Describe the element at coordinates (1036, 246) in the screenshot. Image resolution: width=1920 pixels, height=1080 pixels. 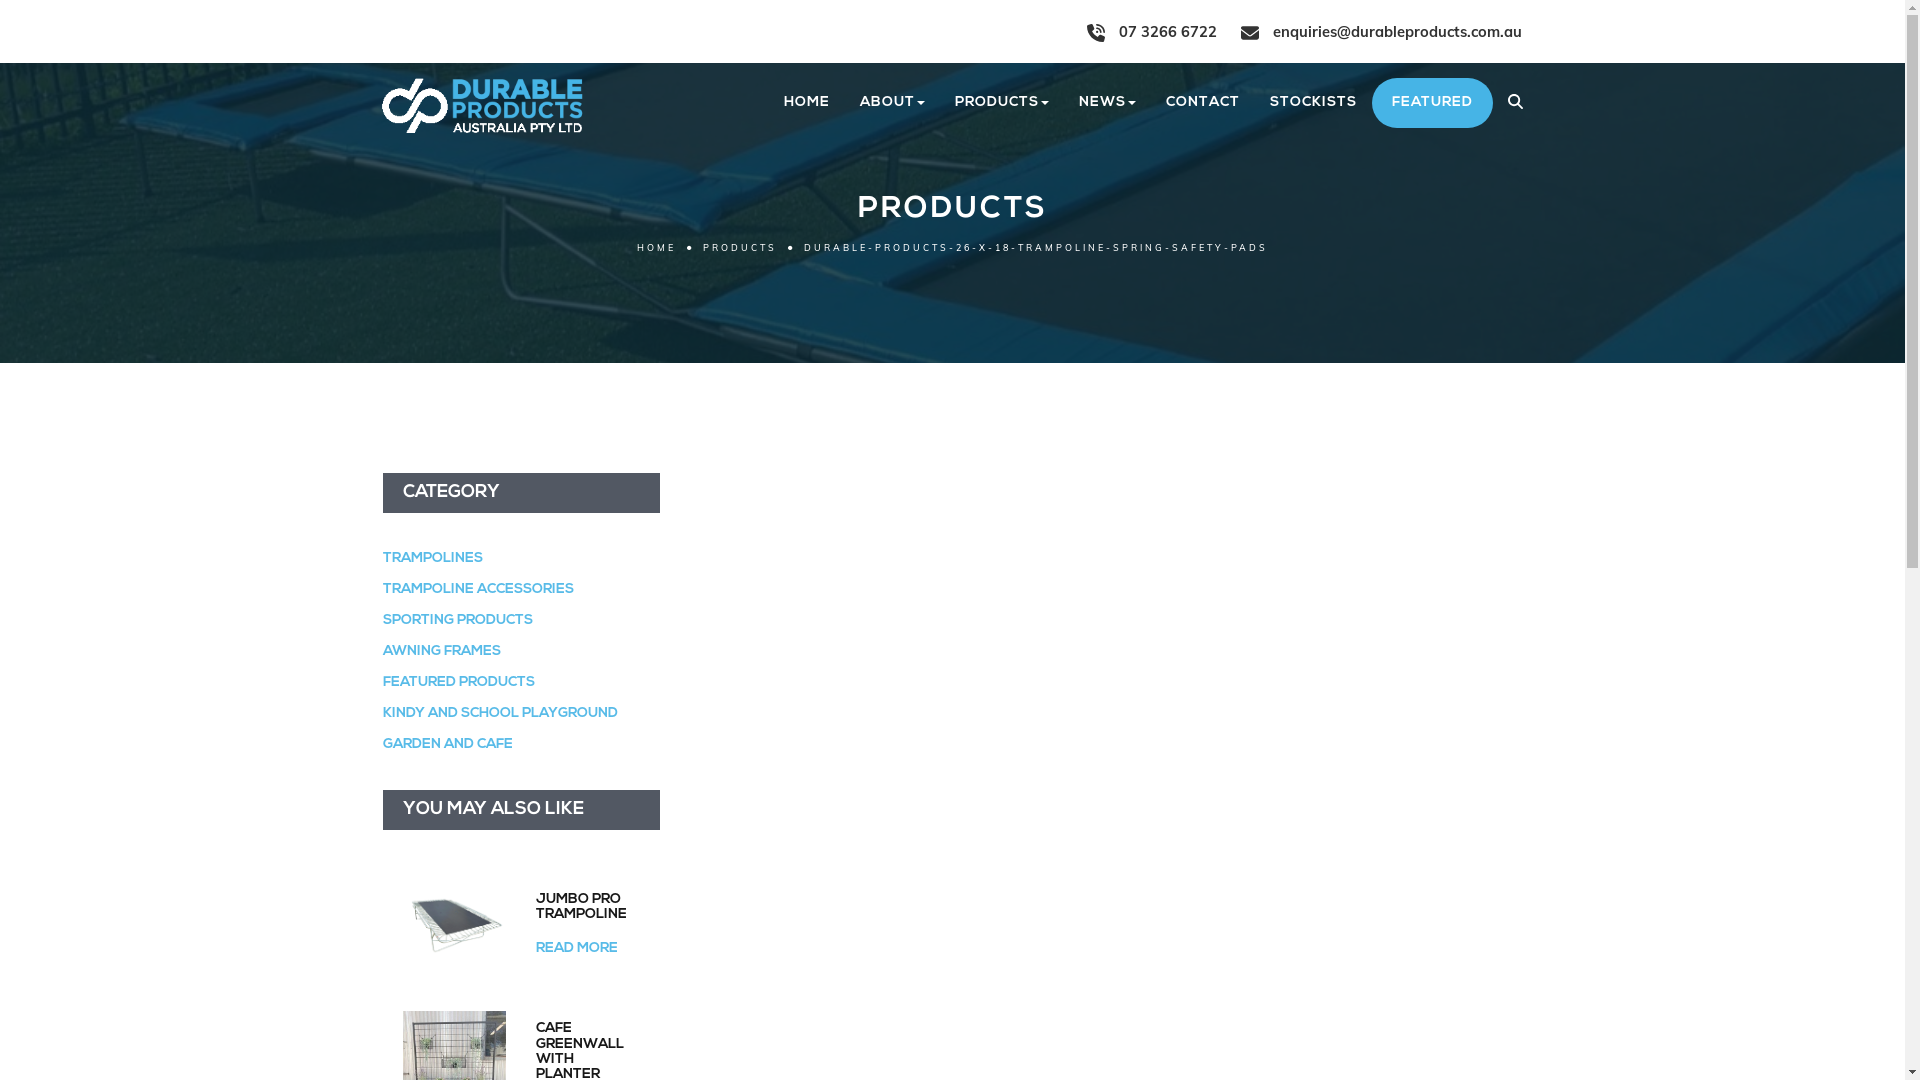
I see `'DURABLE-PRODUCTS-26-X-18-TRAMPOLINE-SPRING-SAFETY-PADS'` at that location.